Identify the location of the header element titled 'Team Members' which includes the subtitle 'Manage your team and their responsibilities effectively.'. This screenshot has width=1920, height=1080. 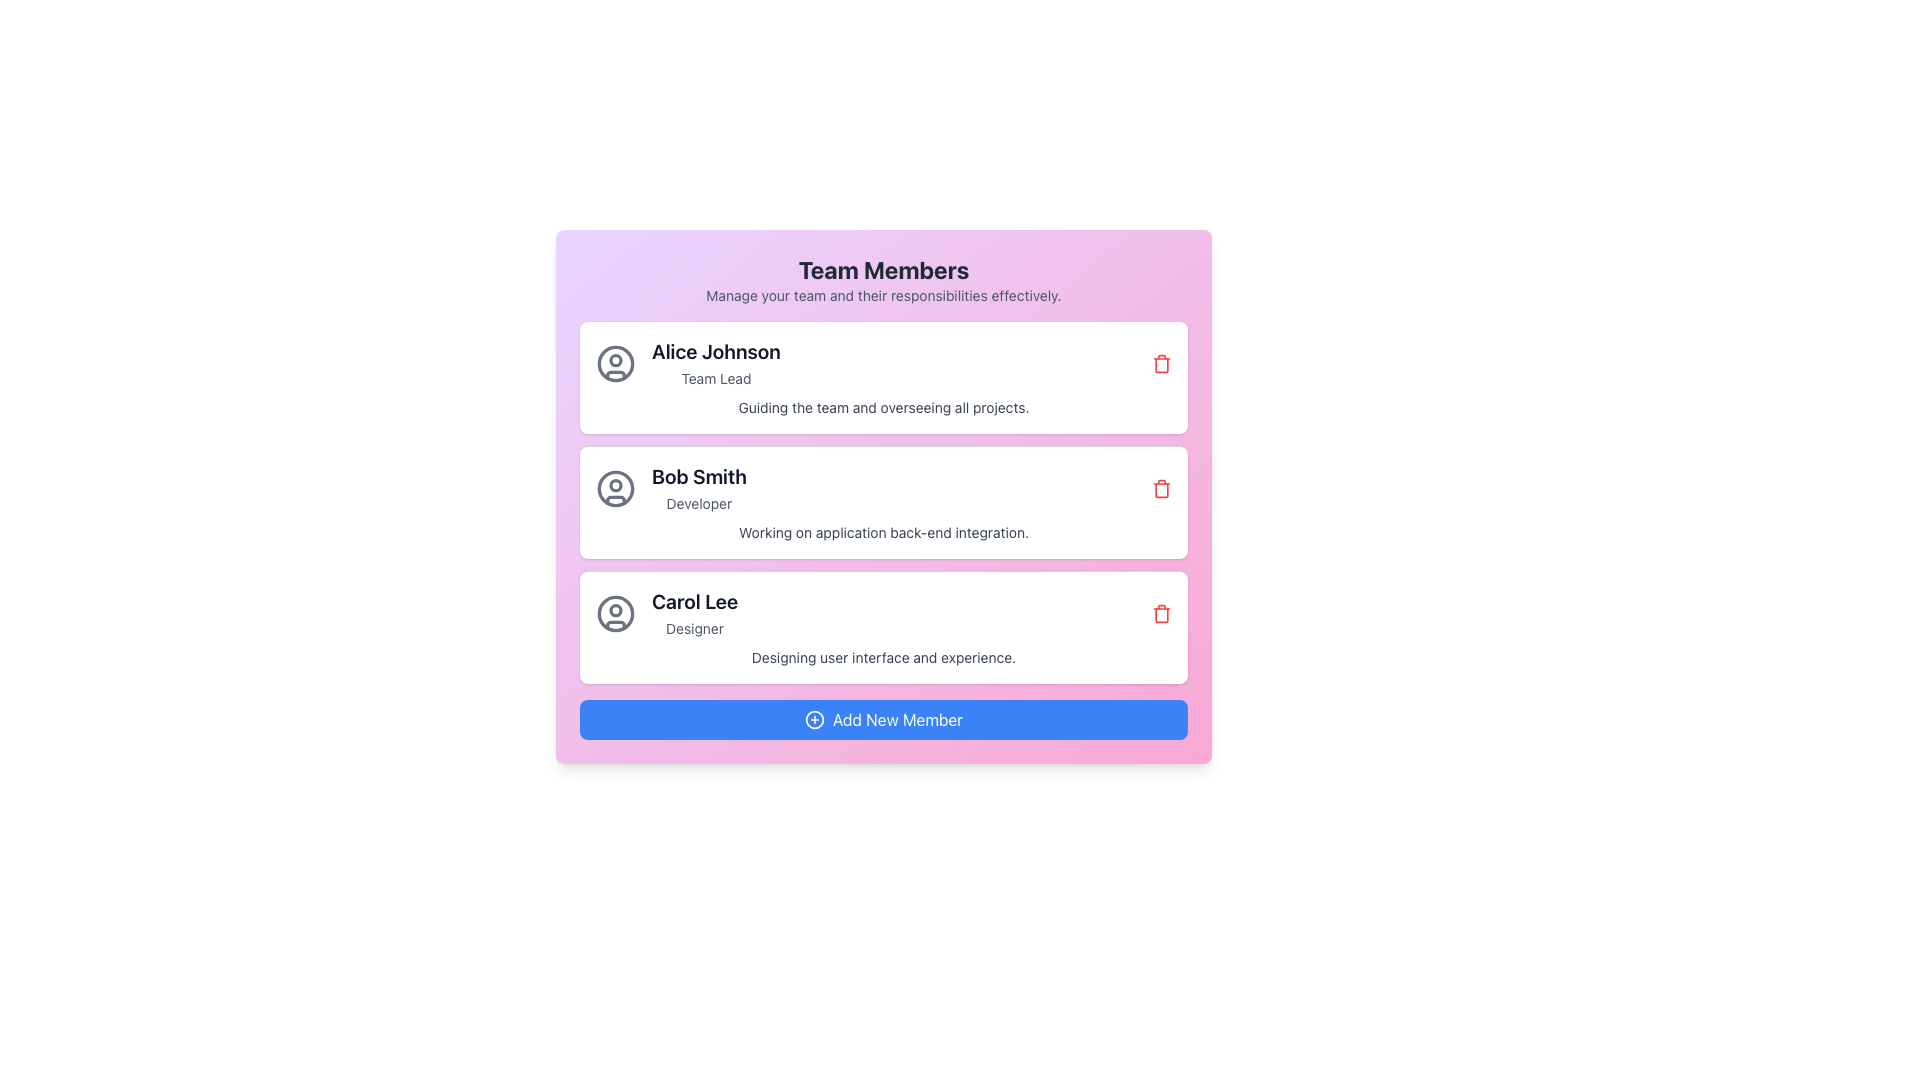
(882, 280).